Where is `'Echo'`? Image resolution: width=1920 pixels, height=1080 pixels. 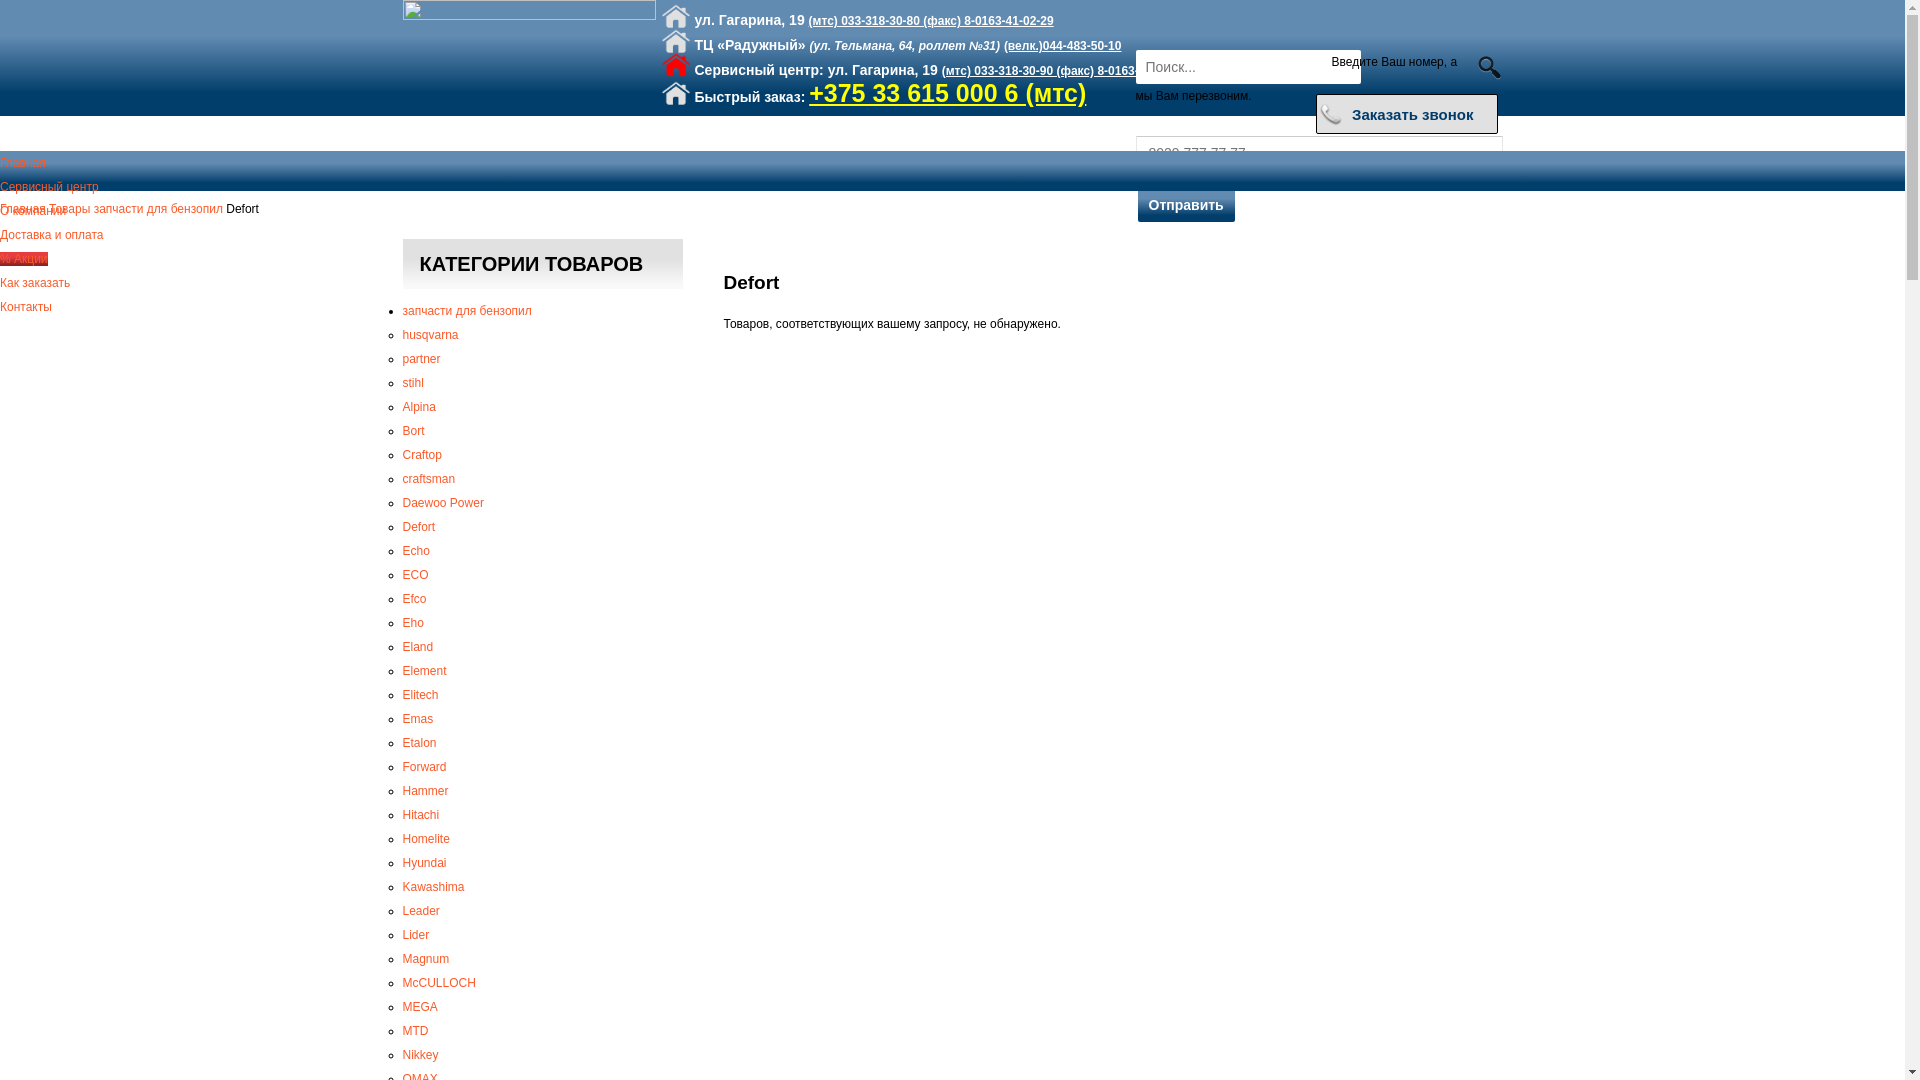
'Echo' is located at coordinates (414, 551).